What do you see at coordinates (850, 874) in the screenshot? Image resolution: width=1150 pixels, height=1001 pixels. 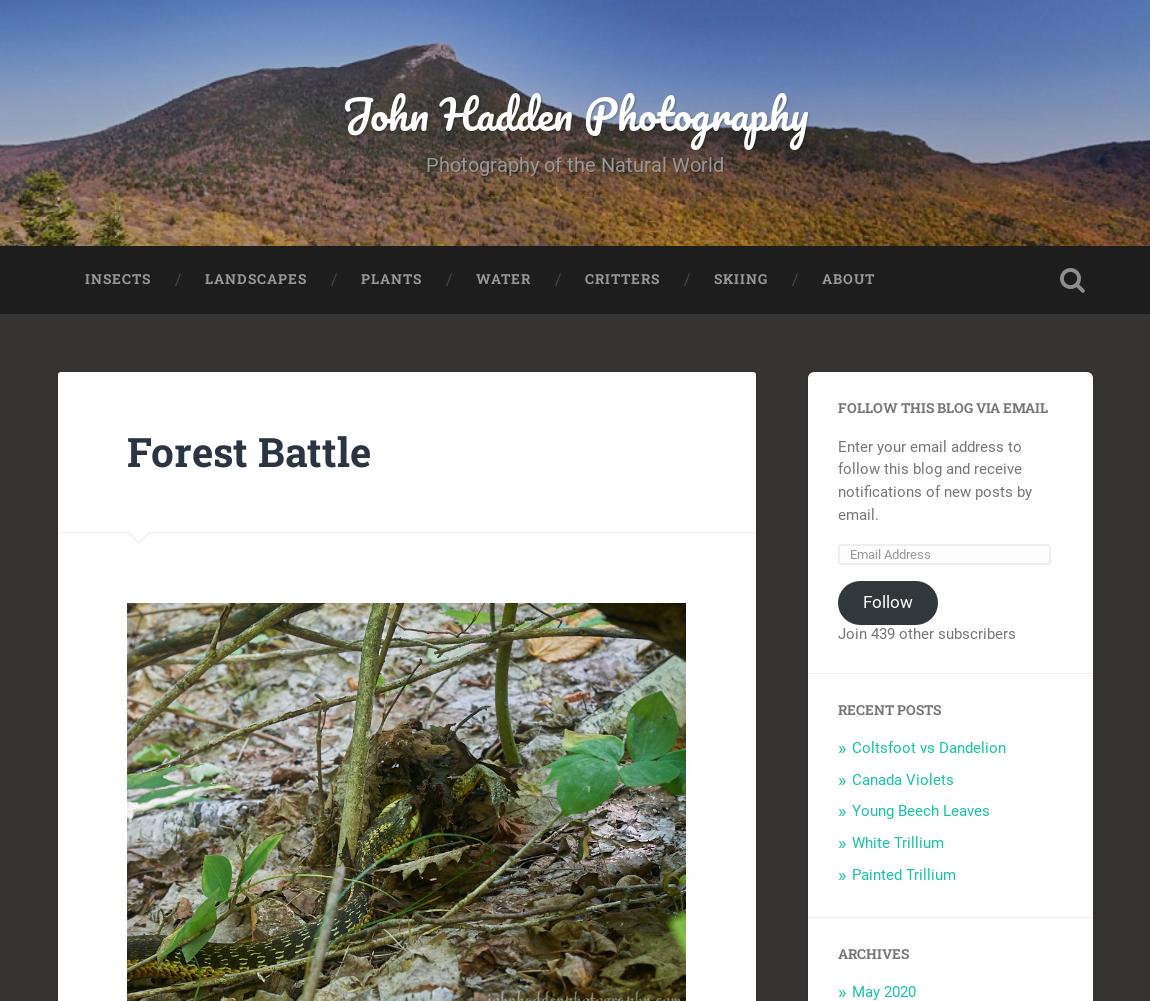 I see `'Painted Trillium'` at bounding box center [850, 874].